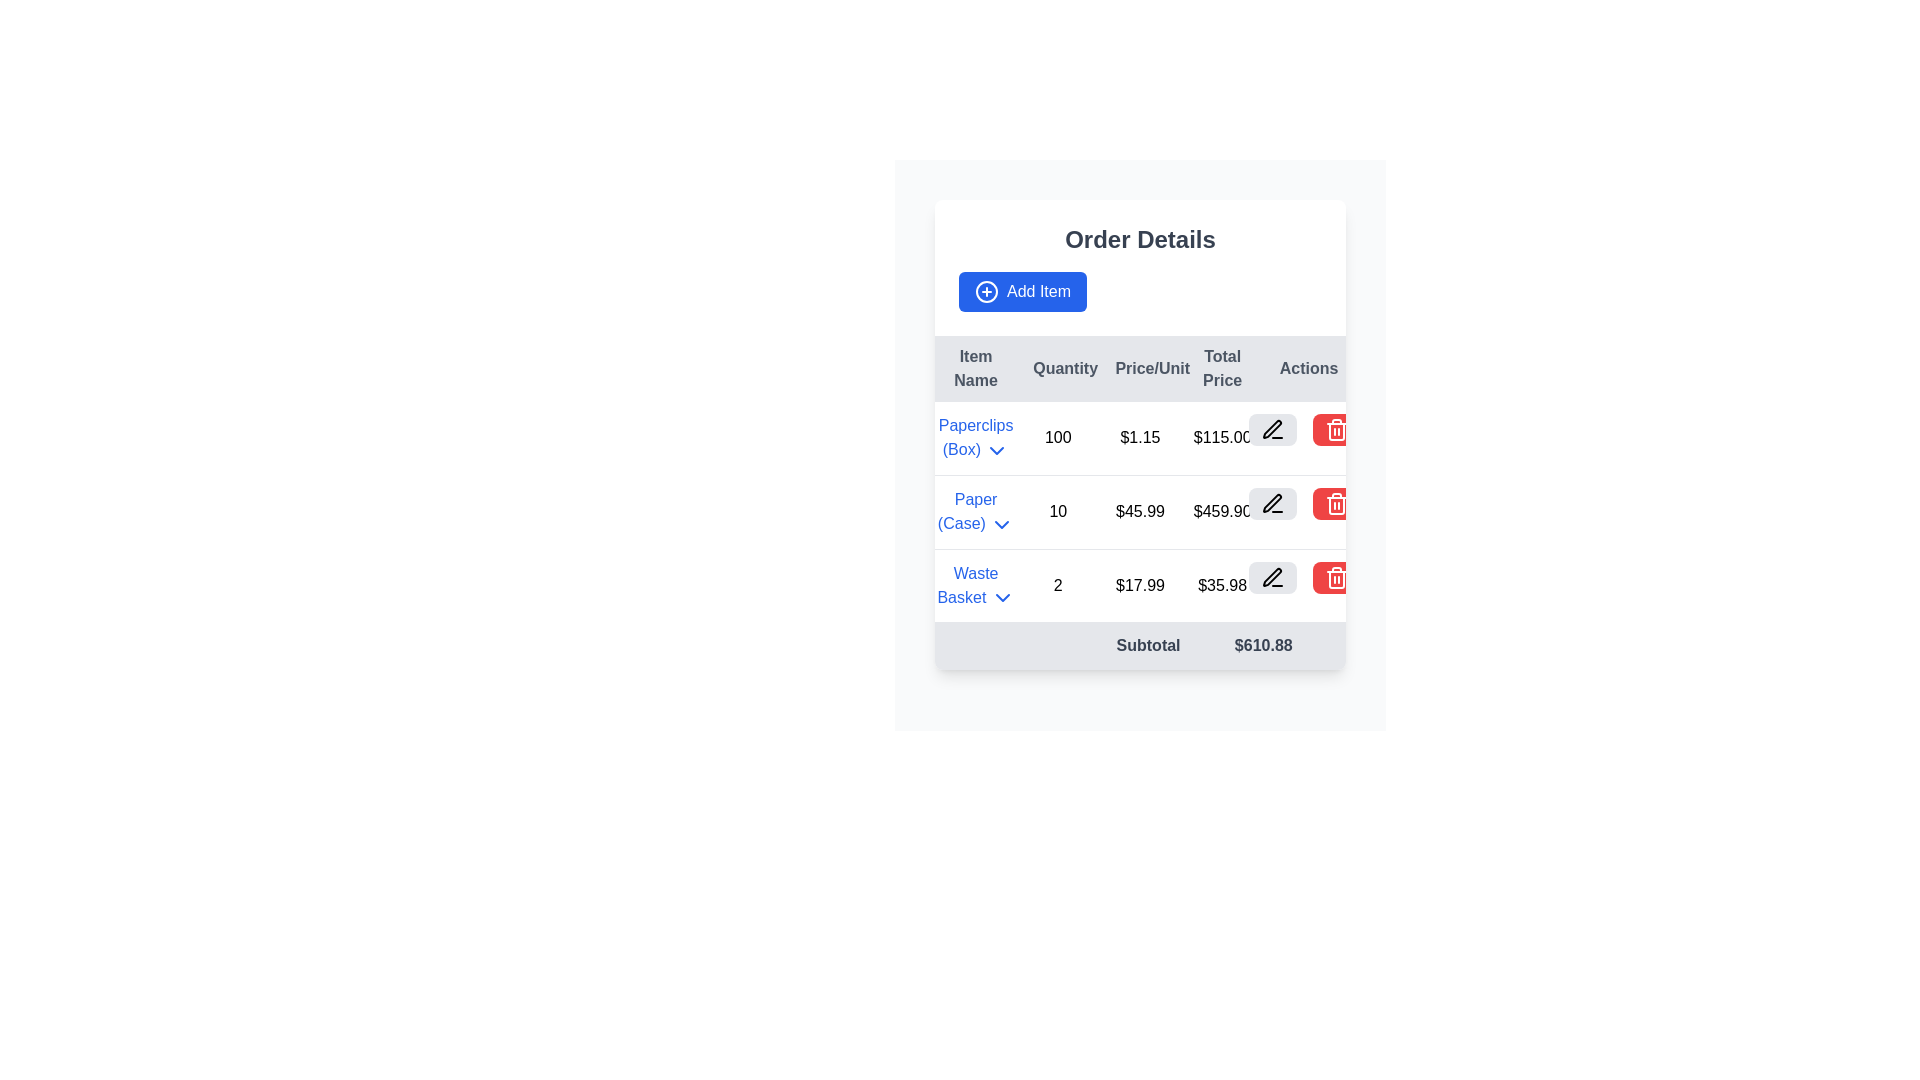 The width and height of the screenshot is (1920, 1080). What do you see at coordinates (1140, 502) in the screenshot?
I see `the central area of the product table located in the 'Order Details' section` at bounding box center [1140, 502].